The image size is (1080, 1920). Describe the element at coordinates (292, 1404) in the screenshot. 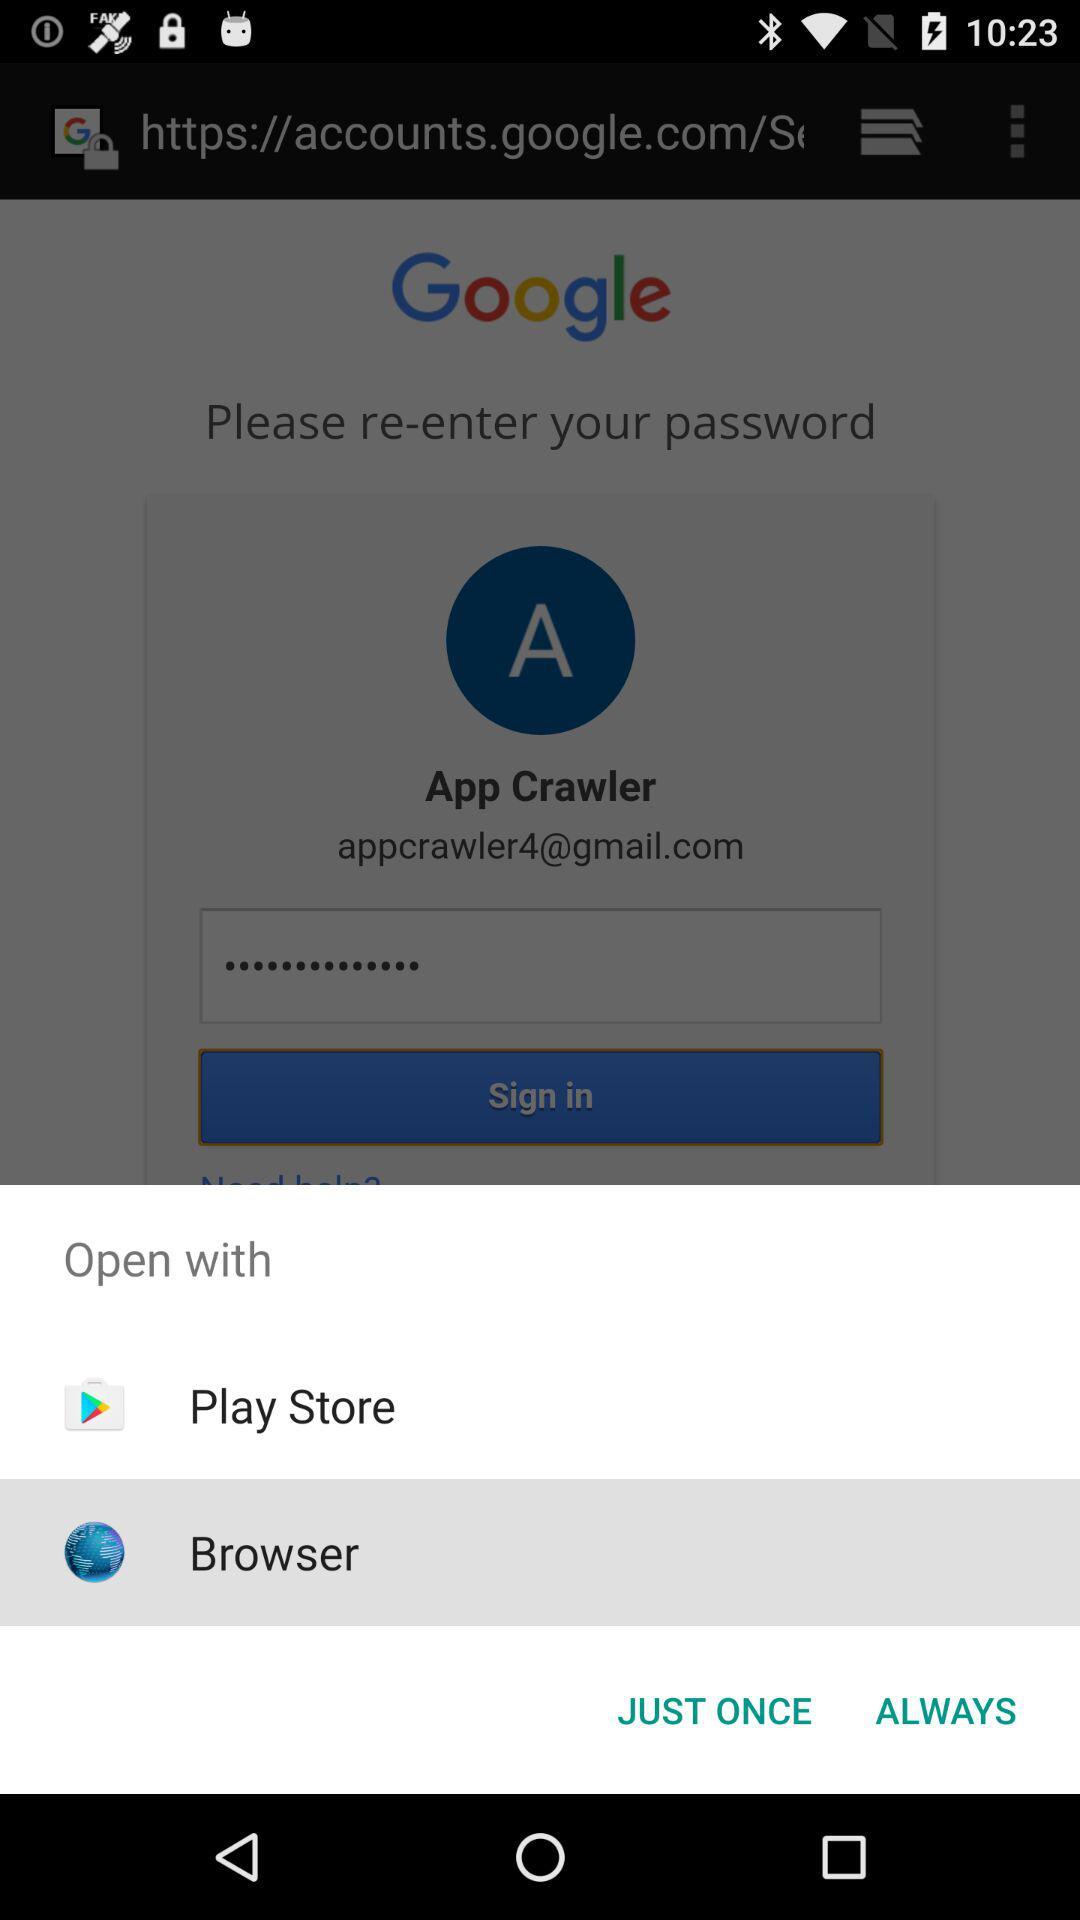

I see `the icon above the browser app` at that location.